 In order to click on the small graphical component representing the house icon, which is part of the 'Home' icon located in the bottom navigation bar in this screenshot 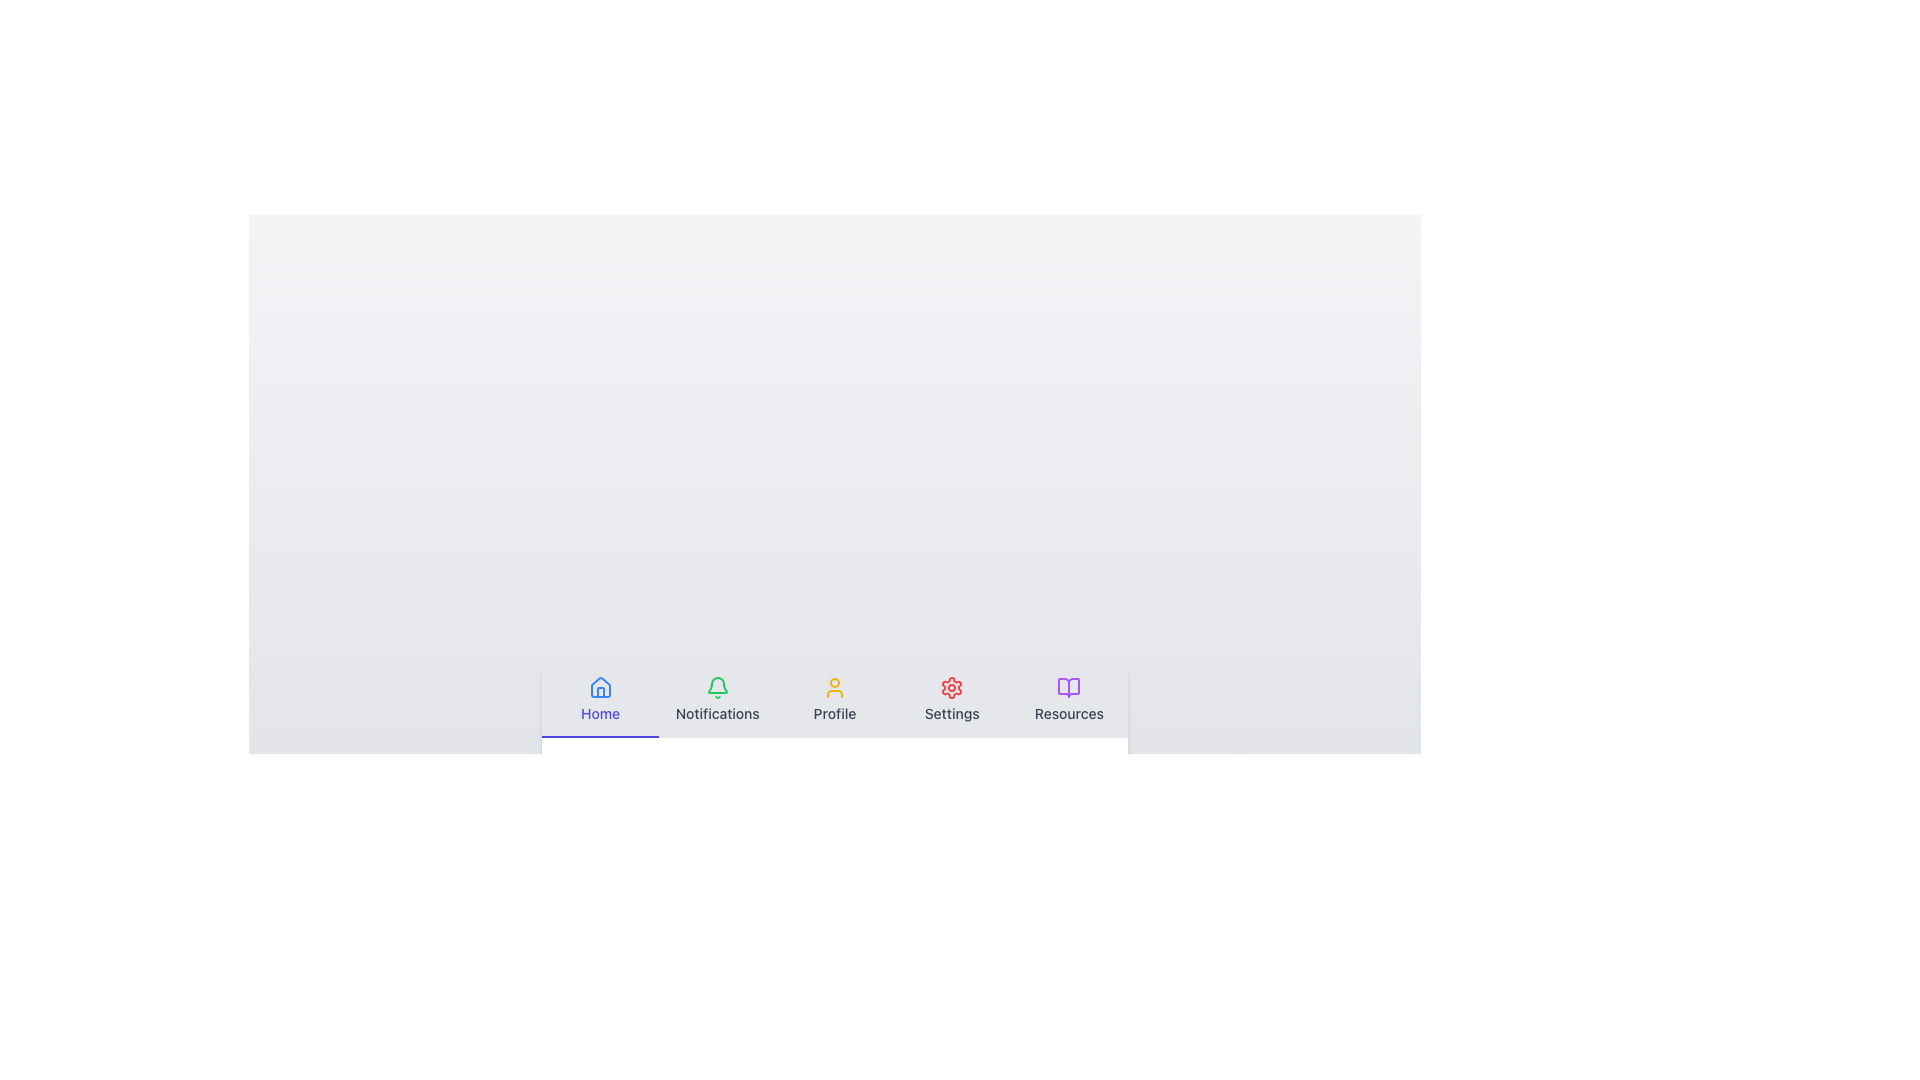, I will do `click(599, 691)`.